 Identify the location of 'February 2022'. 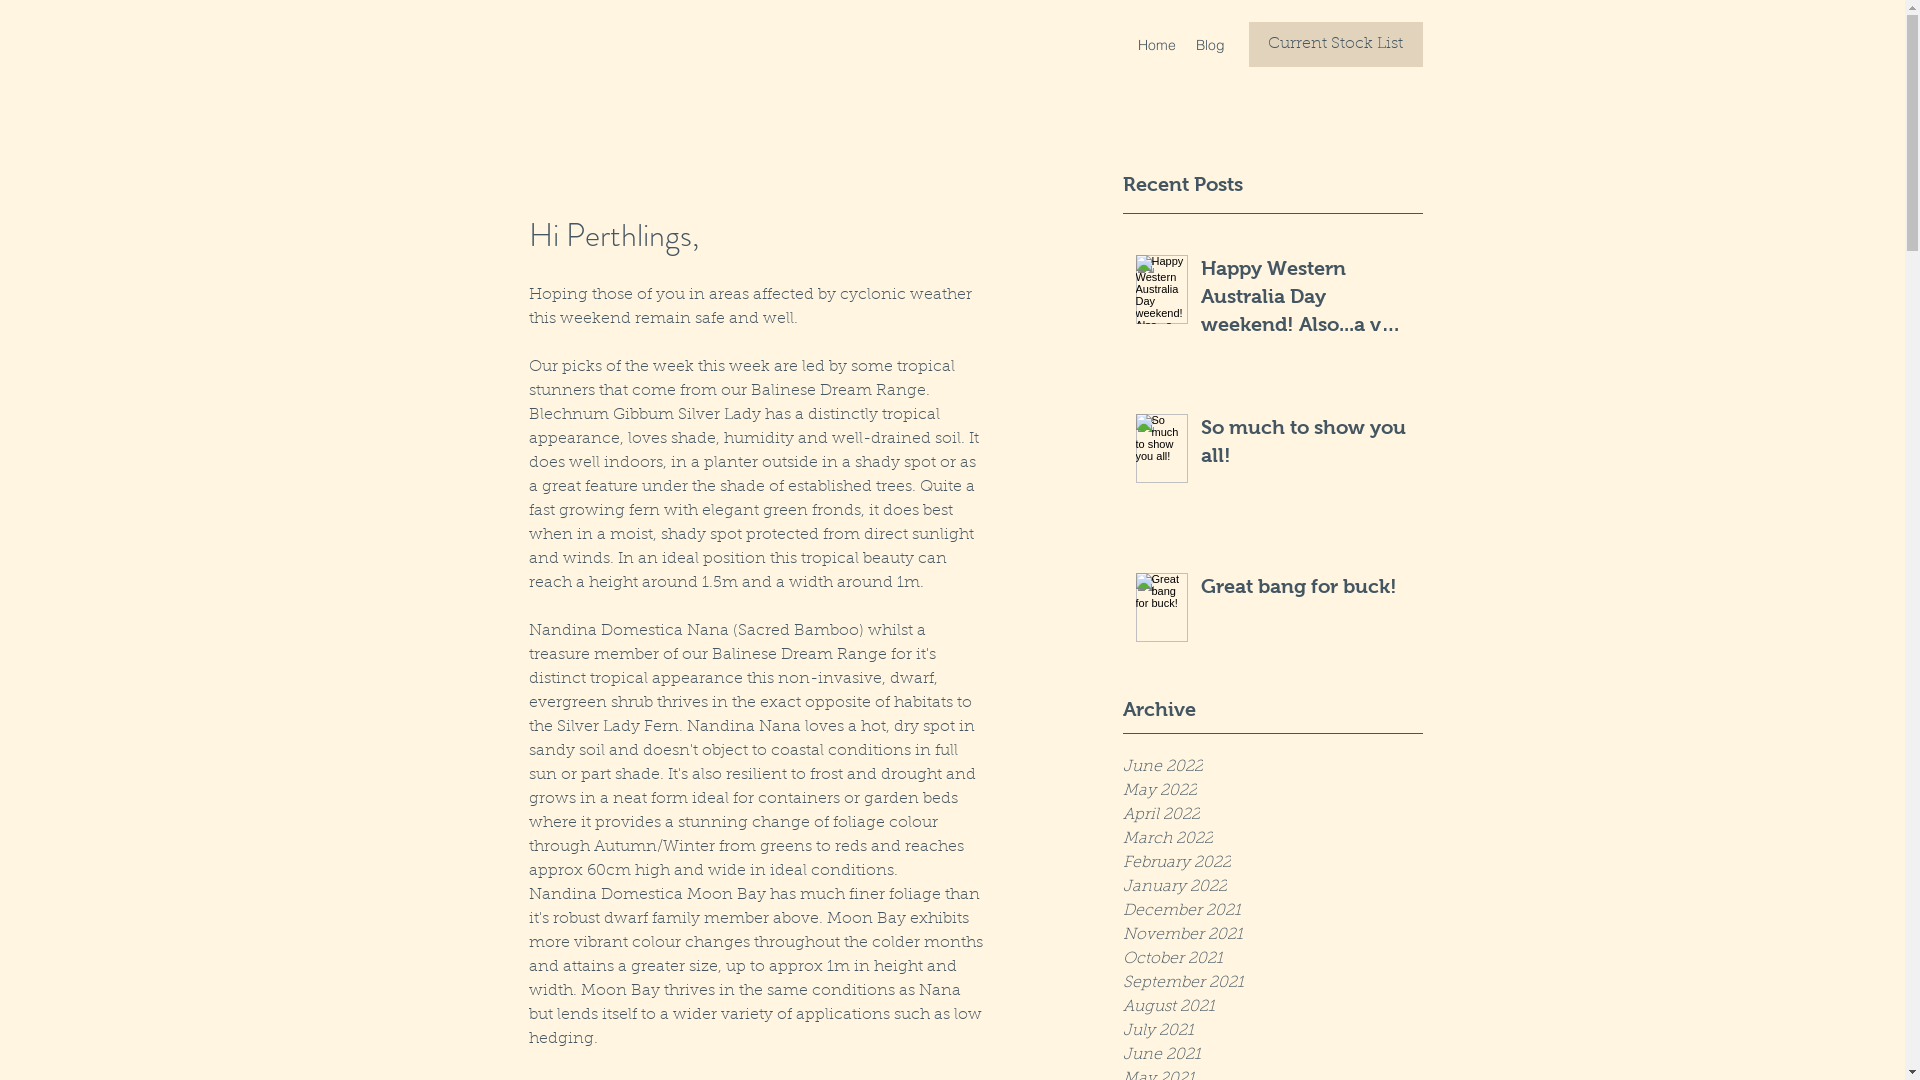
(1271, 862).